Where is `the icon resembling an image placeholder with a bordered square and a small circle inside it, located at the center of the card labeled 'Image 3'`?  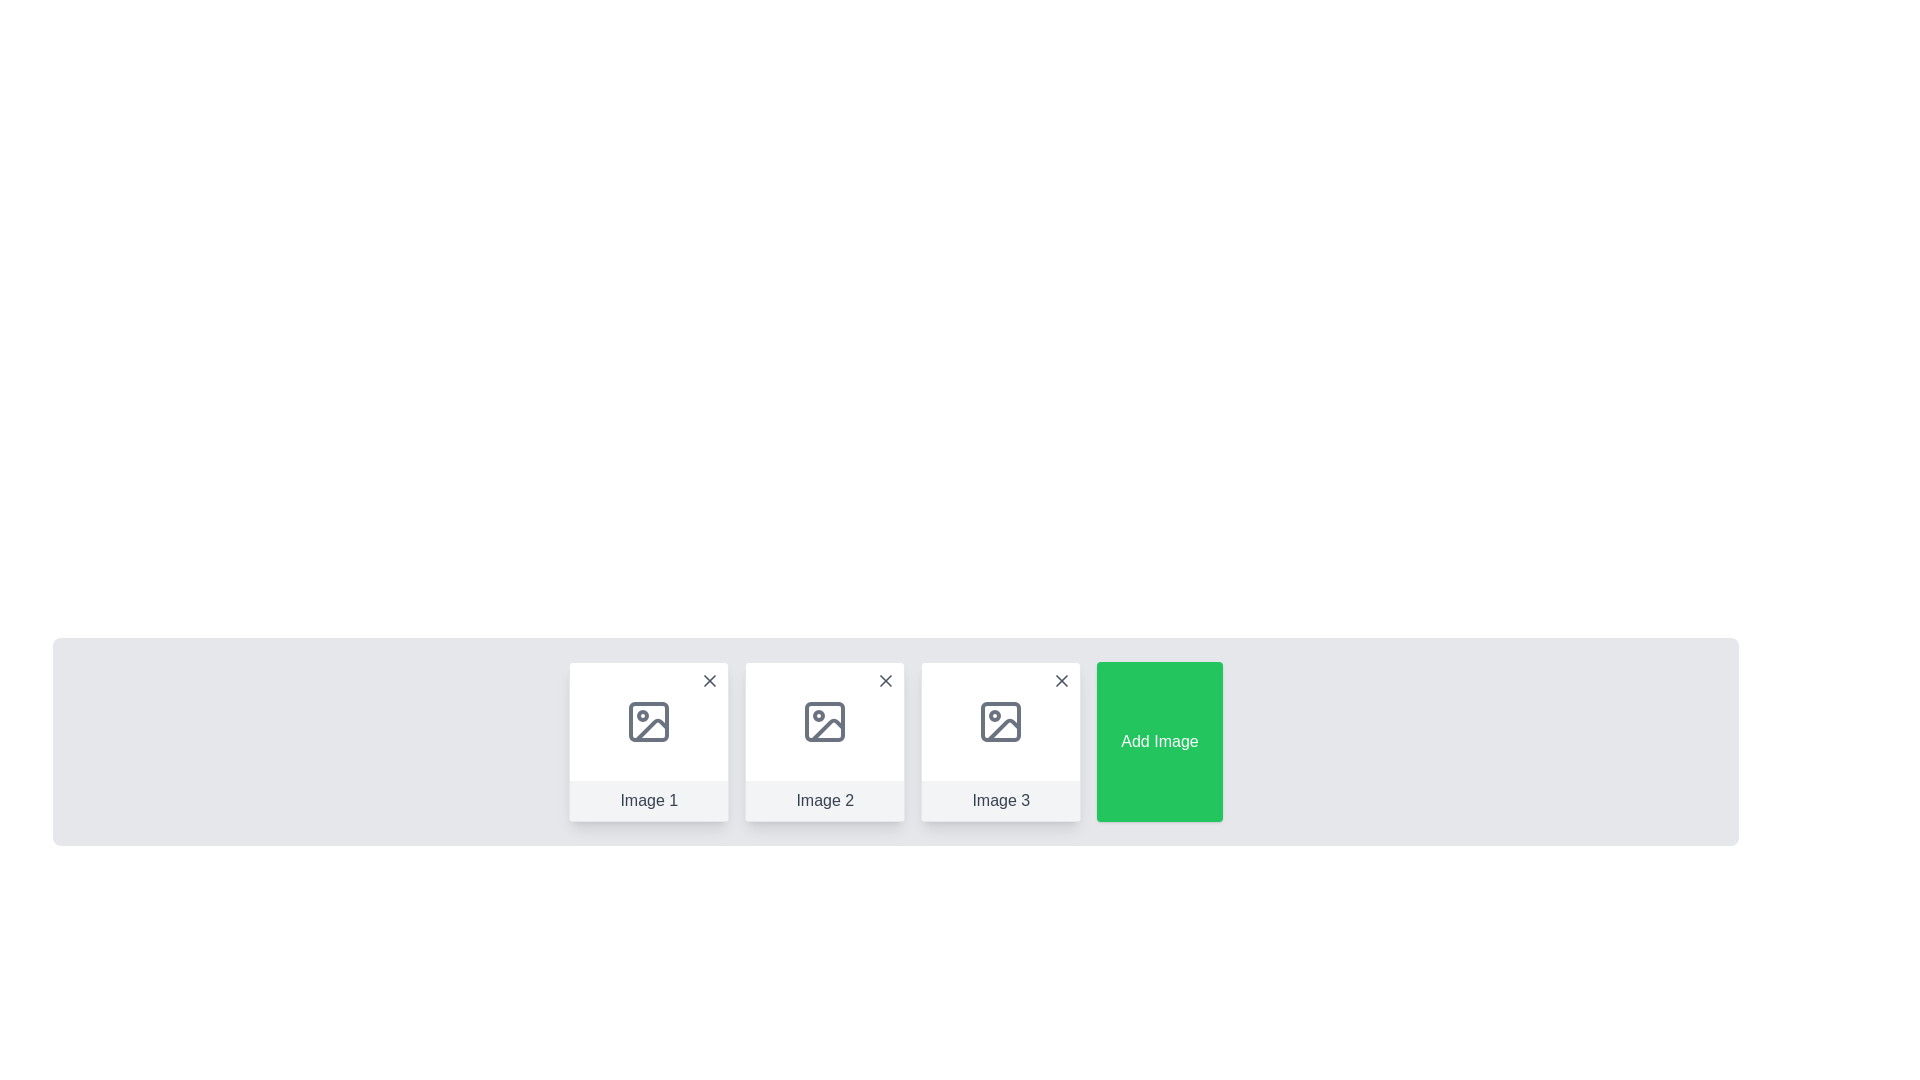
the icon resembling an image placeholder with a bordered square and a small circle inside it, located at the center of the card labeled 'Image 3' is located at coordinates (1001, 721).